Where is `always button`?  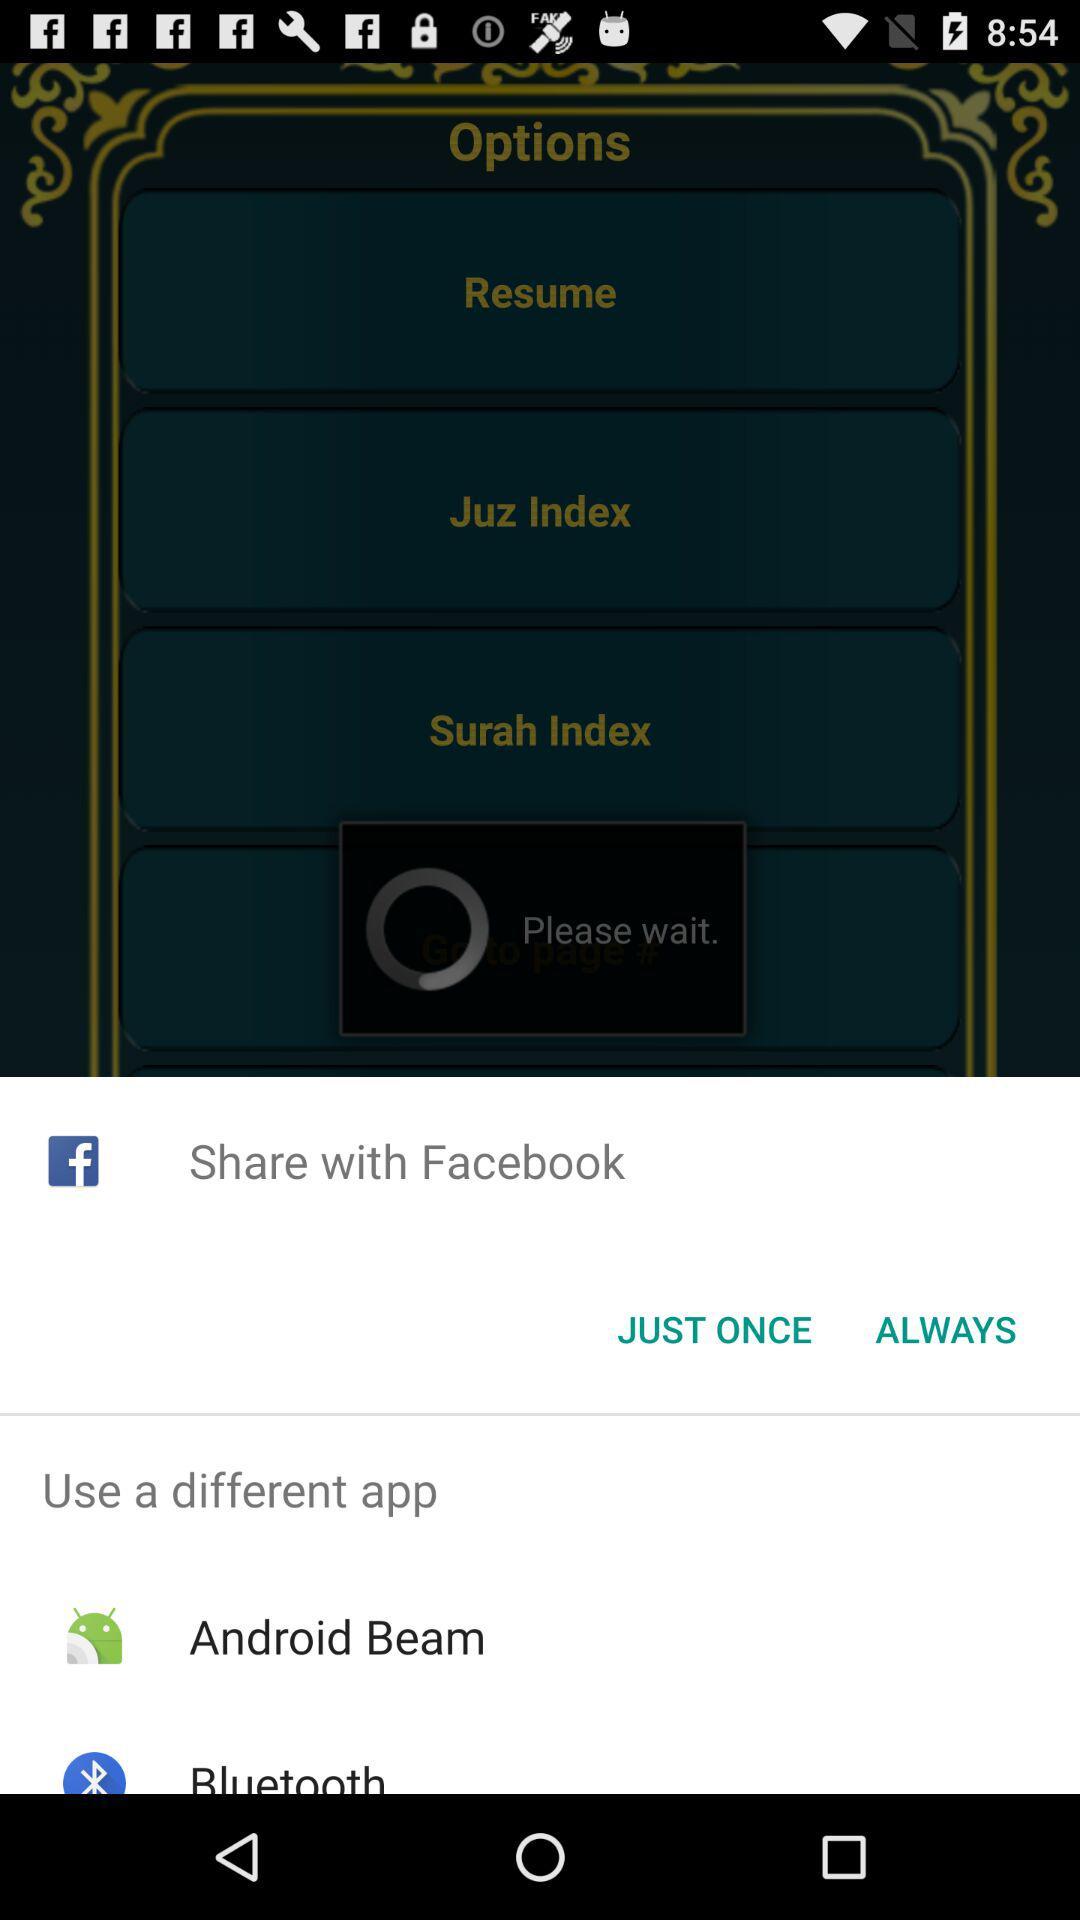 always button is located at coordinates (945, 1329).